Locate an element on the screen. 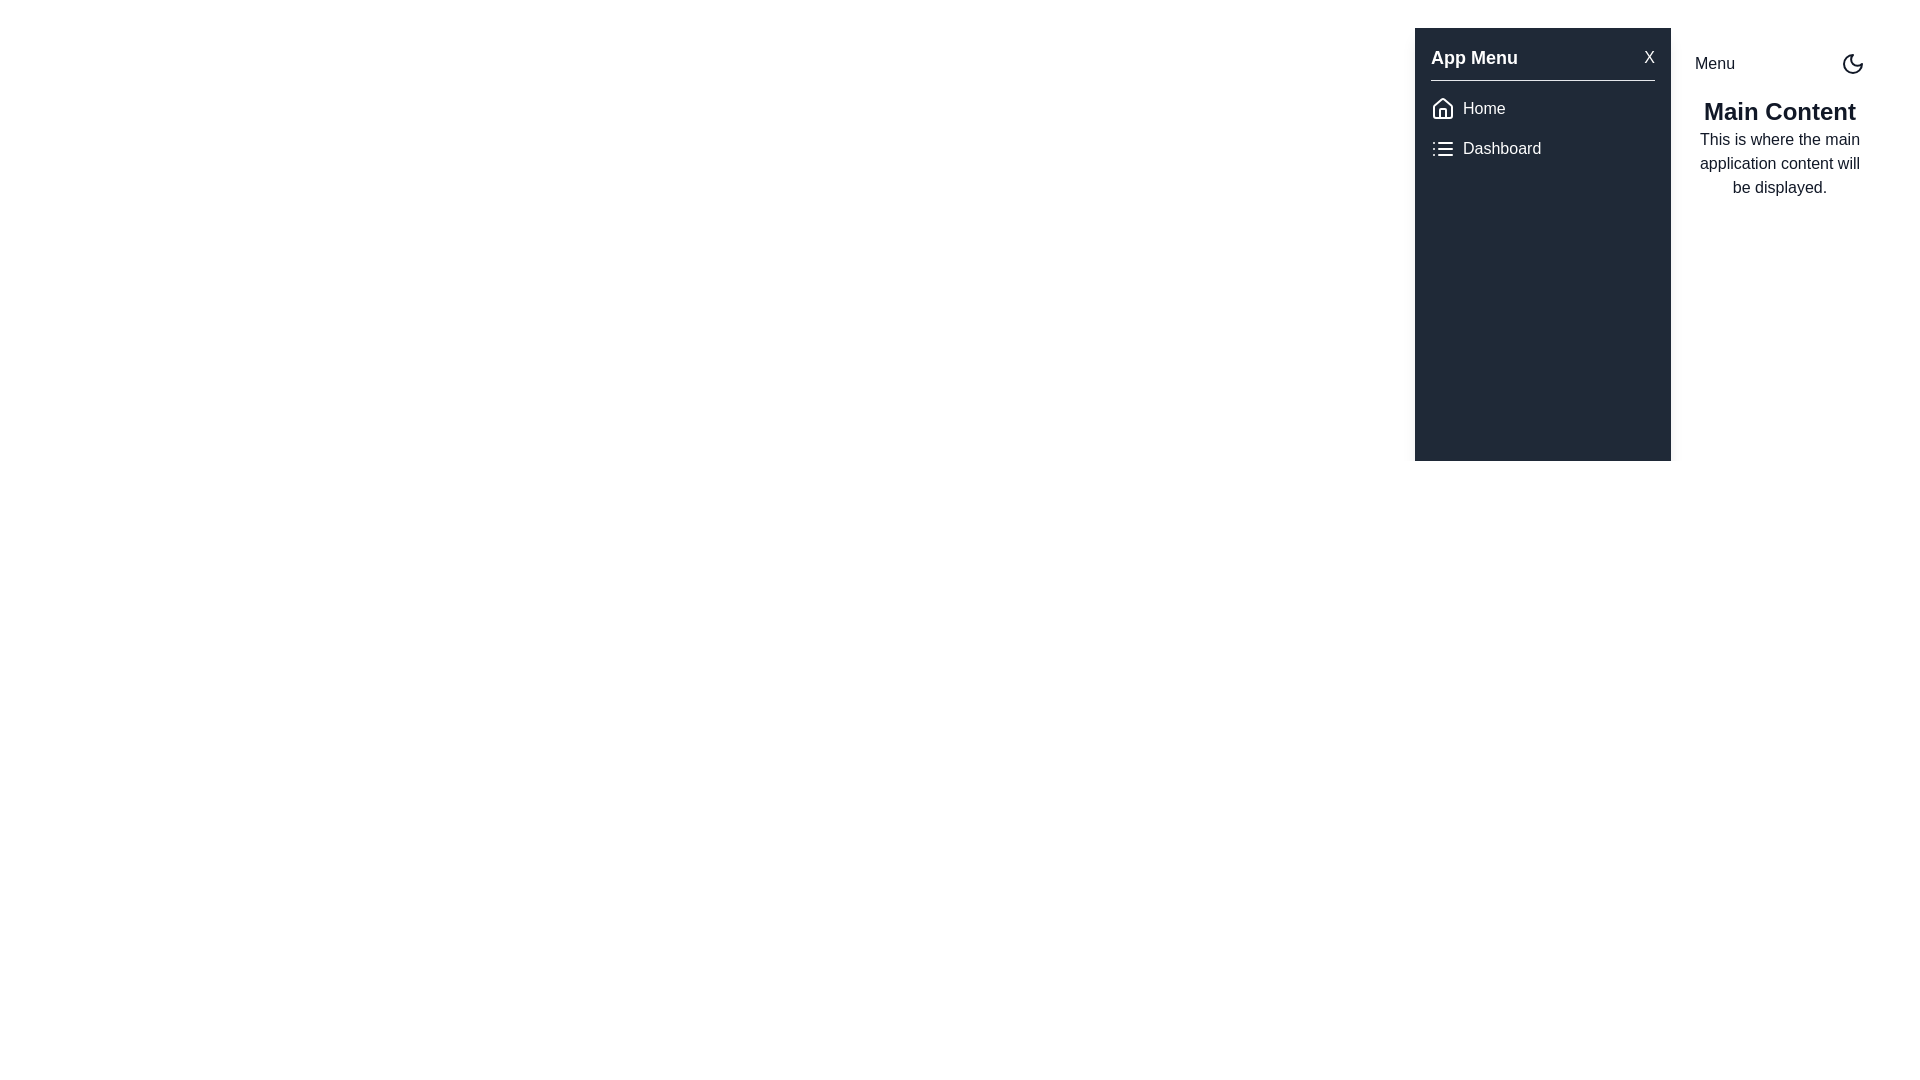  the house-shaped icon in the sidebar menu is located at coordinates (1443, 108).